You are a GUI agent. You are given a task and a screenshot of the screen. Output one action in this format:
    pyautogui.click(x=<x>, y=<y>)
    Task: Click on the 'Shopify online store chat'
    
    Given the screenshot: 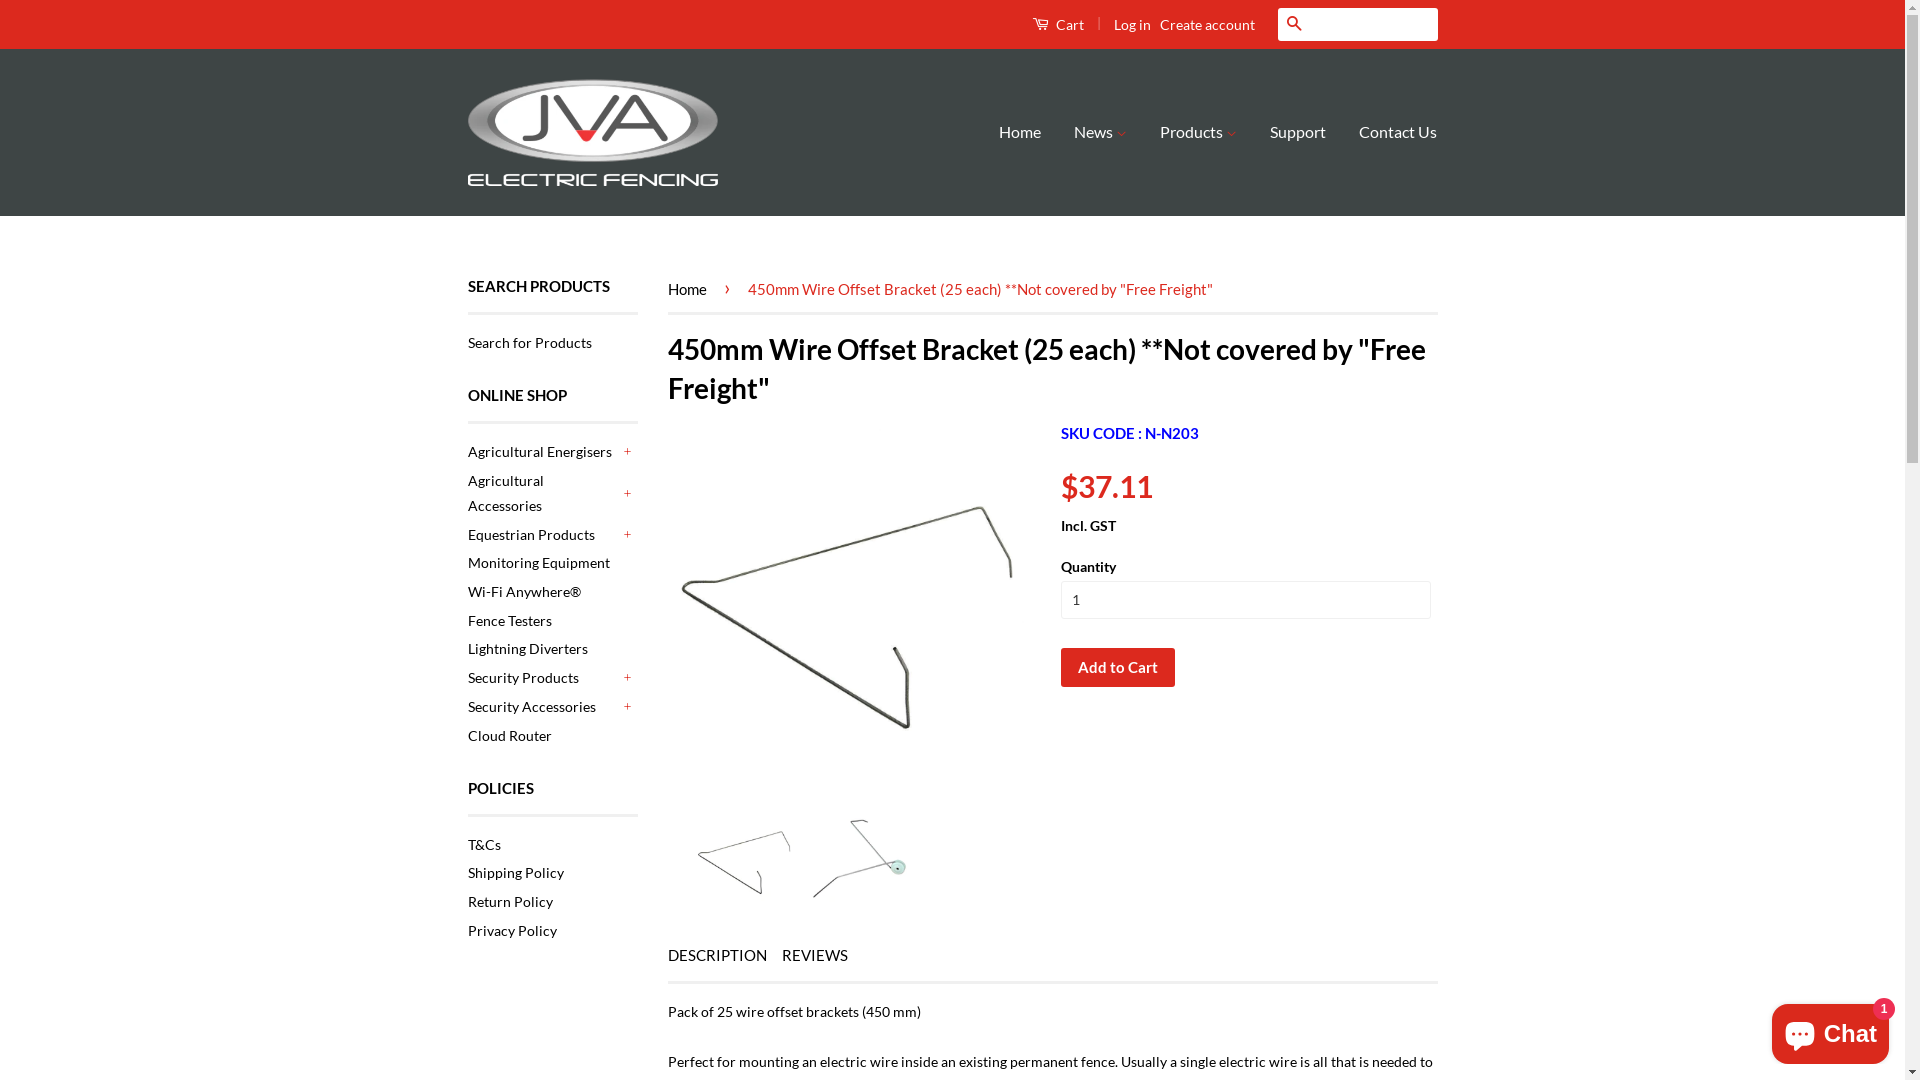 What is the action you would take?
    pyautogui.click(x=1830, y=1029)
    